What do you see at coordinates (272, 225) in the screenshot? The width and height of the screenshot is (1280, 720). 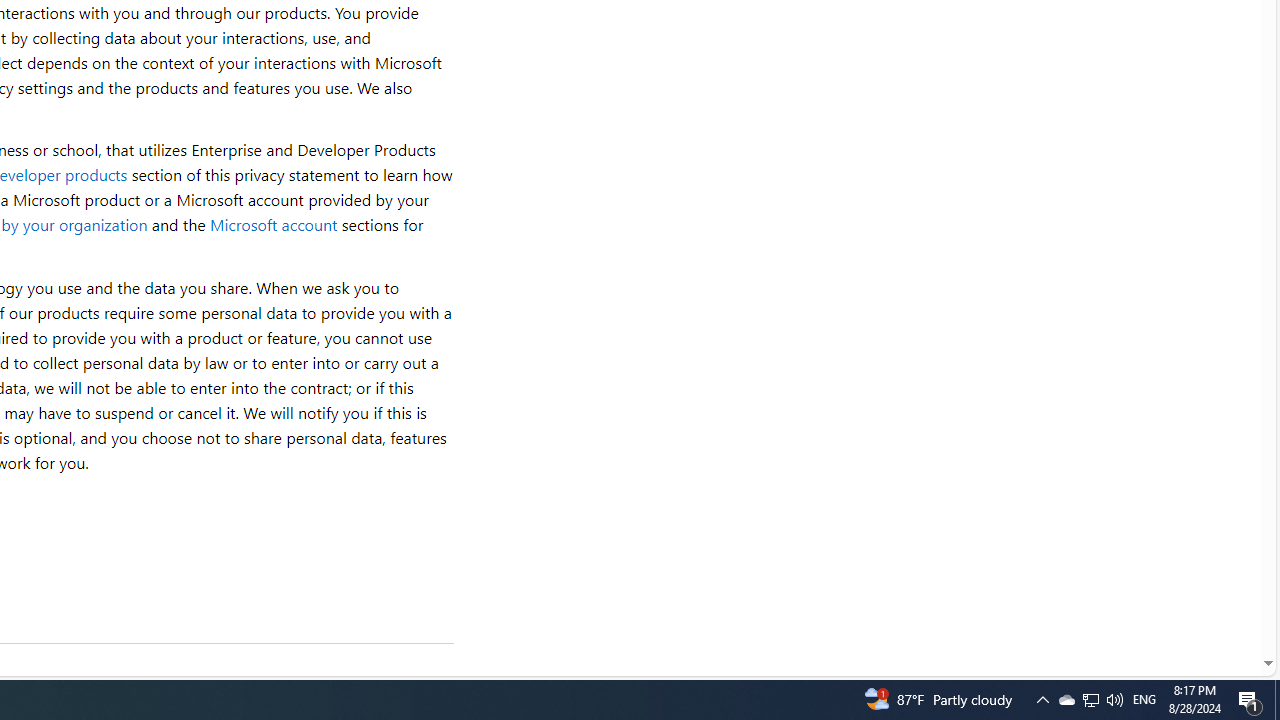 I see `'Microsoft account'` at bounding box center [272, 225].